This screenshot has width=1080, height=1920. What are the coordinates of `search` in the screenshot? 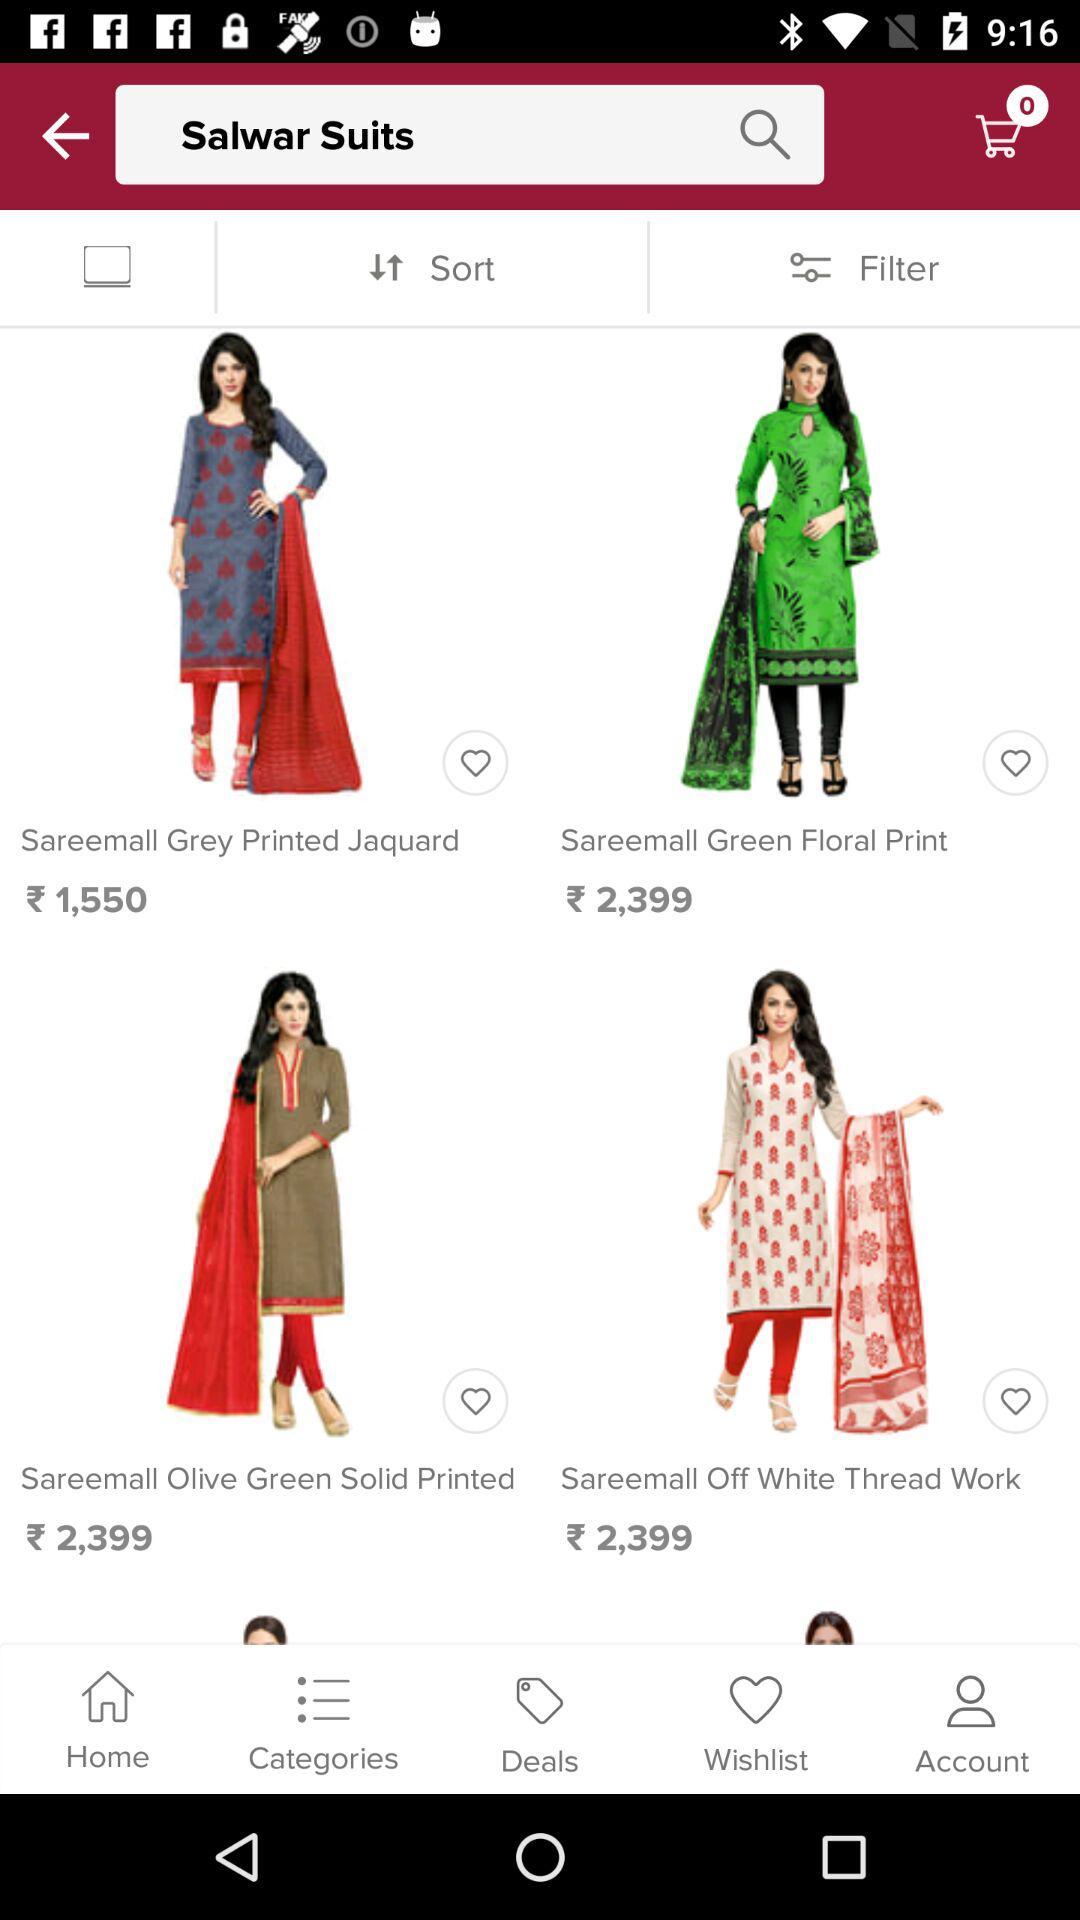 It's located at (765, 133).